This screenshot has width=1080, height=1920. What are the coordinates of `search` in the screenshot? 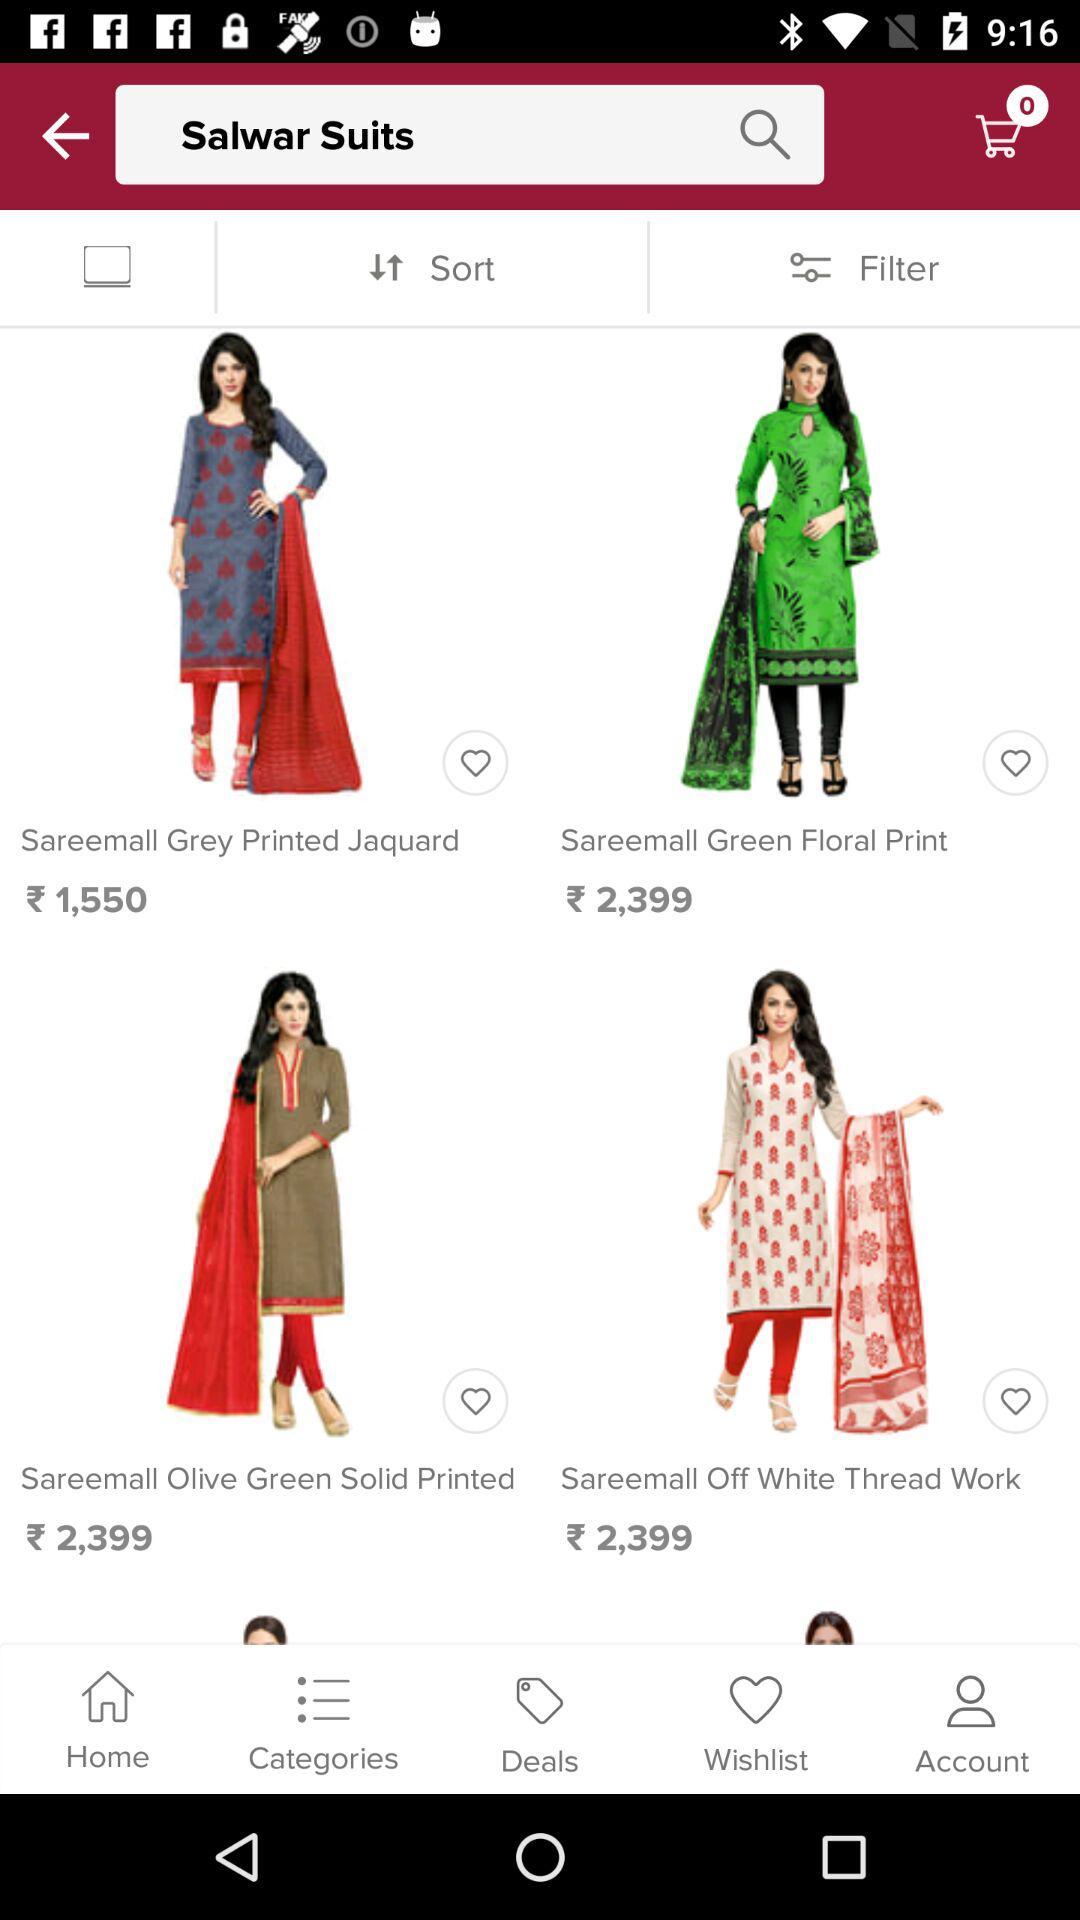 It's located at (765, 133).